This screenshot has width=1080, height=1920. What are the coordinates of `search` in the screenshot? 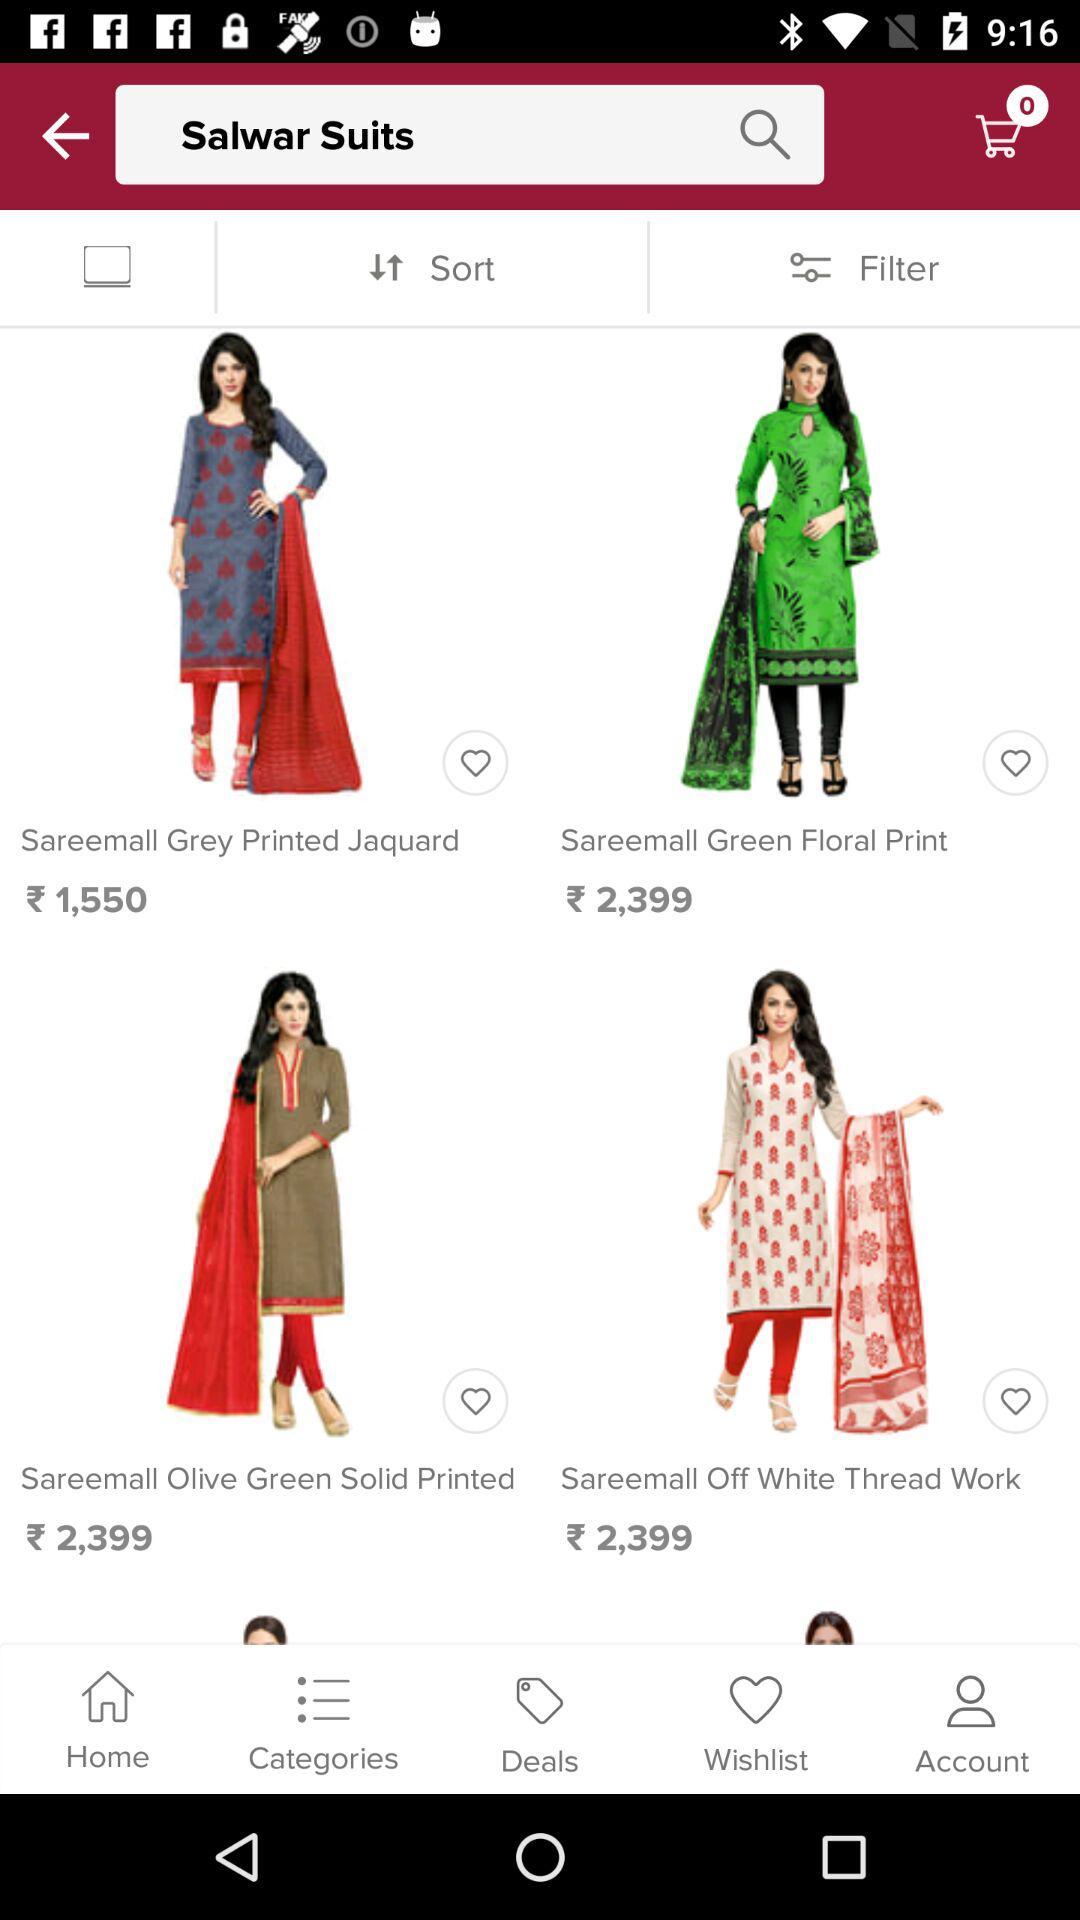 It's located at (765, 133).